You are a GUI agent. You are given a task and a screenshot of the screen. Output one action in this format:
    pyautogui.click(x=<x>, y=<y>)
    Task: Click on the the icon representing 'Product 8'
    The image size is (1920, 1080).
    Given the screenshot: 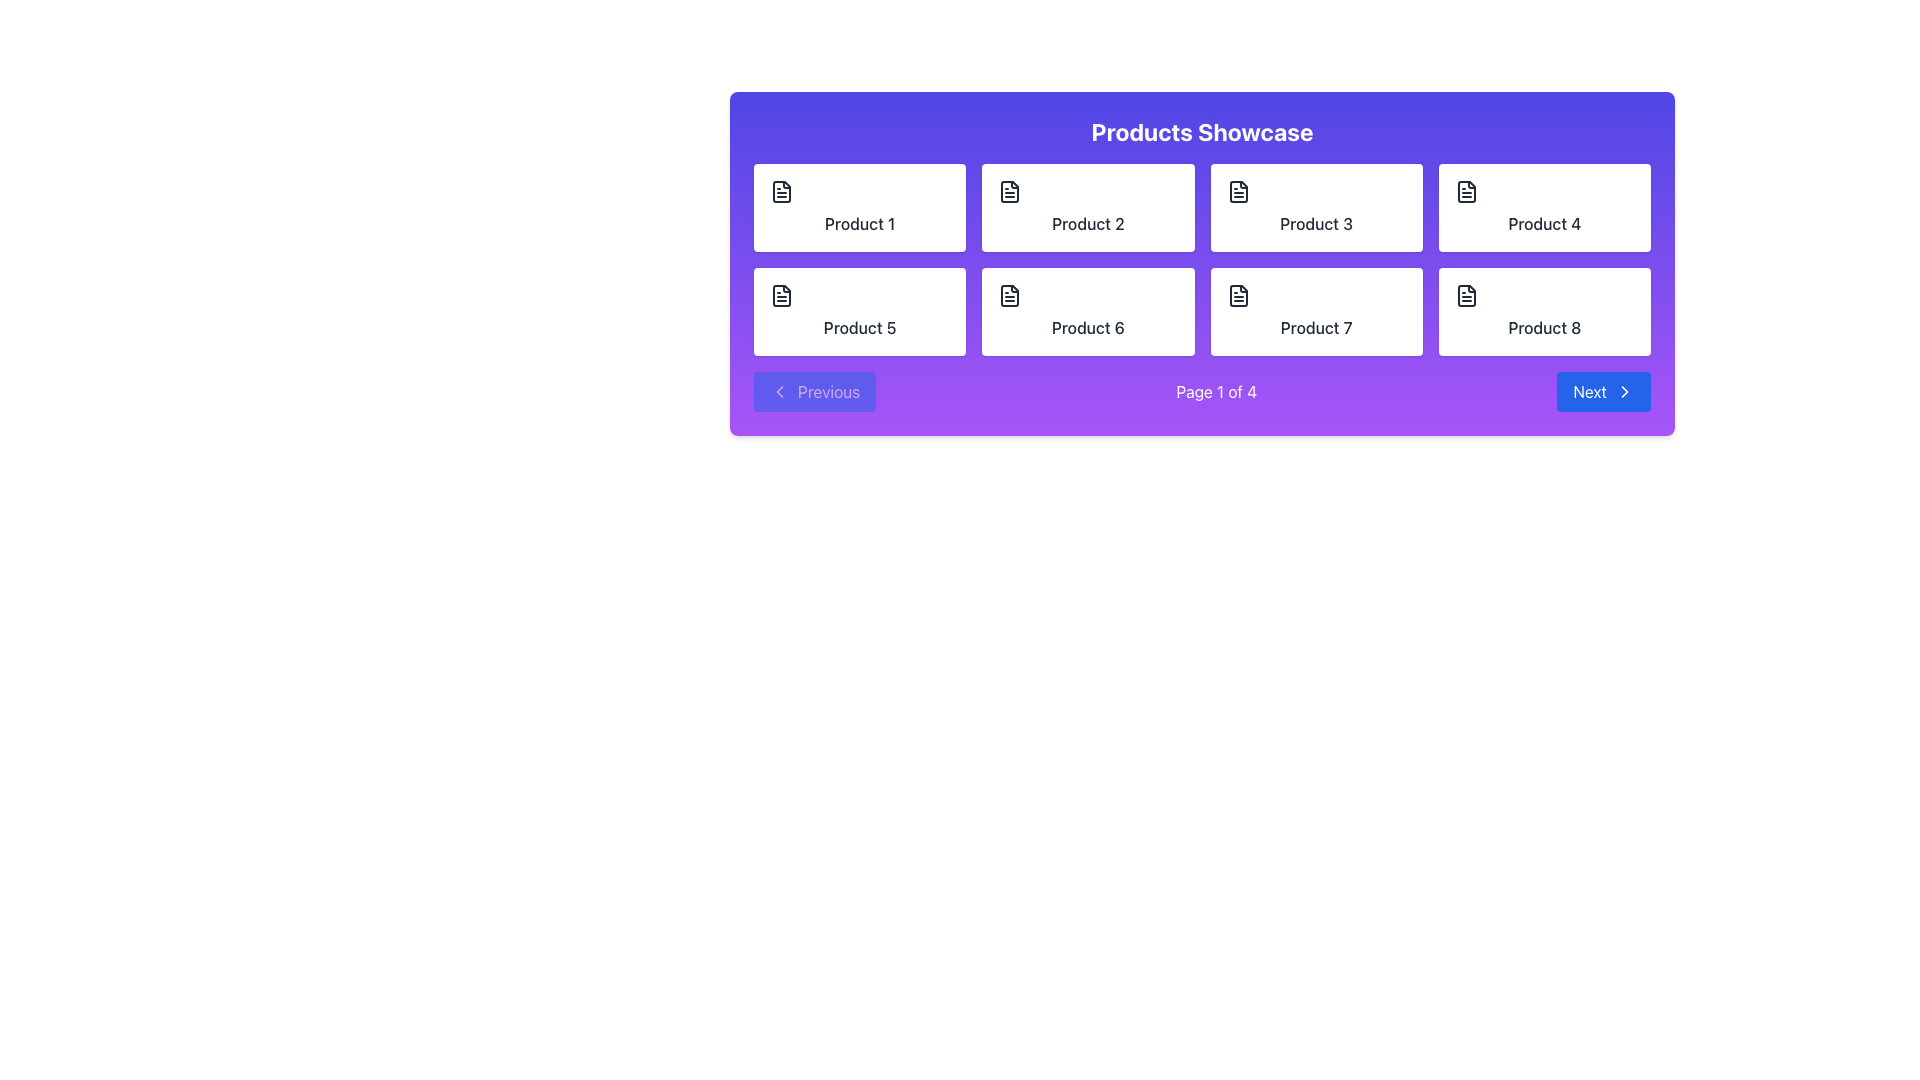 What is the action you would take?
    pyautogui.click(x=1466, y=296)
    